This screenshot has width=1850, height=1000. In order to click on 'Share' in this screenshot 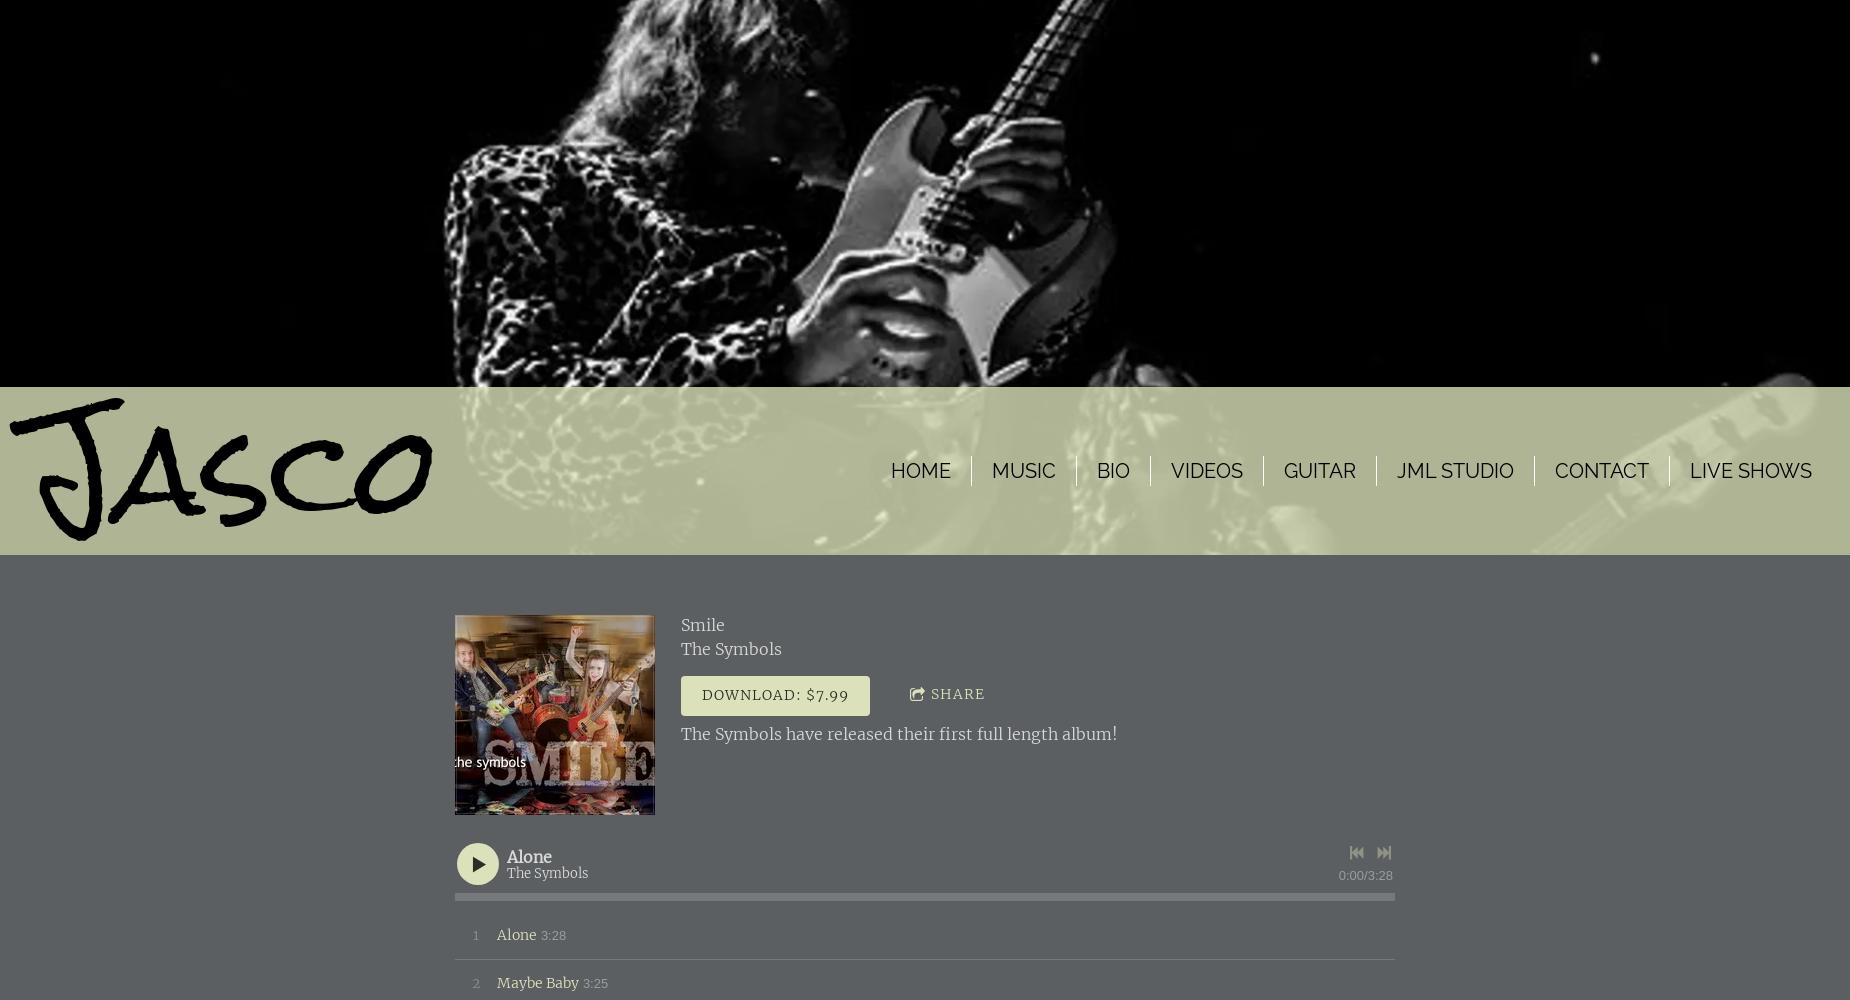, I will do `click(956, 693)`.